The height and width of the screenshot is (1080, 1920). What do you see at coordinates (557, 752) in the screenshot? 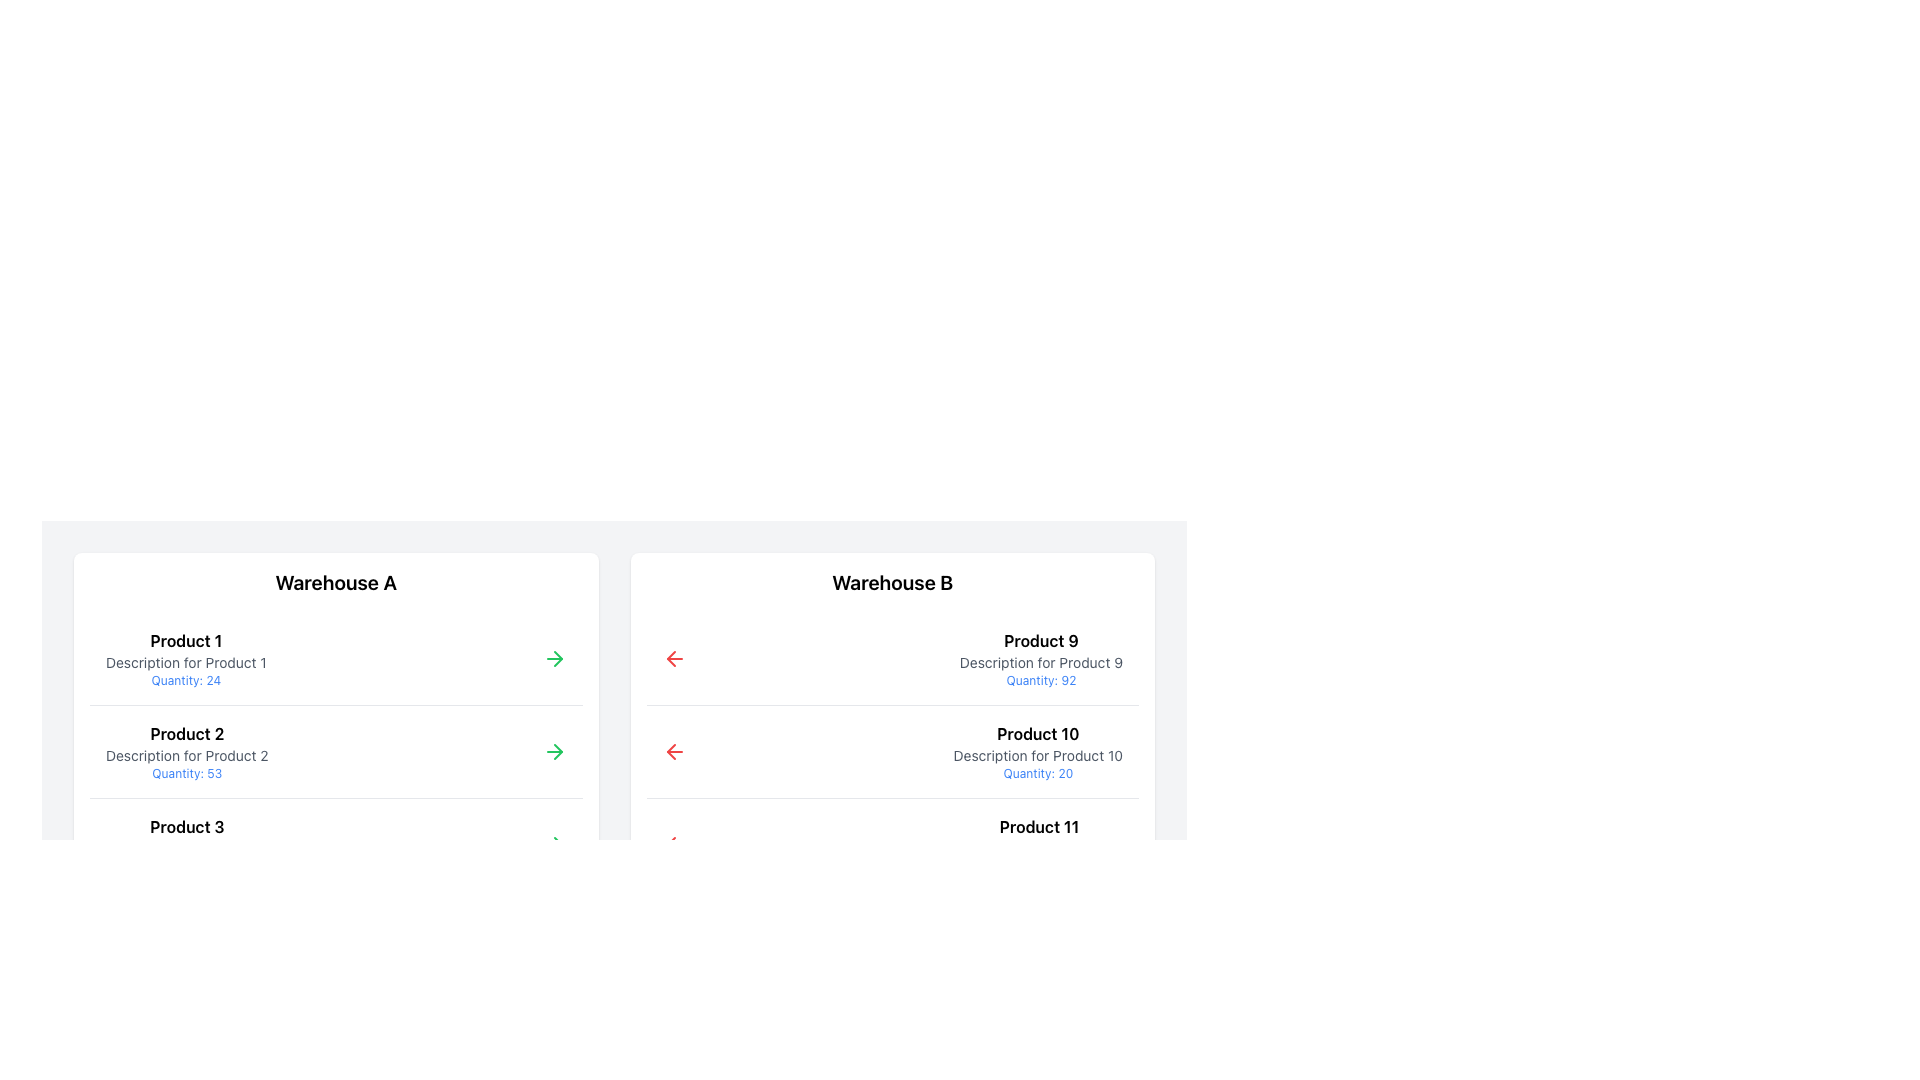
I see `the arrow icon indicating progression or forward action located near the right side of the 'Product 1' entry under the 'Warehouse A' section` at bounding box center [557, 752].